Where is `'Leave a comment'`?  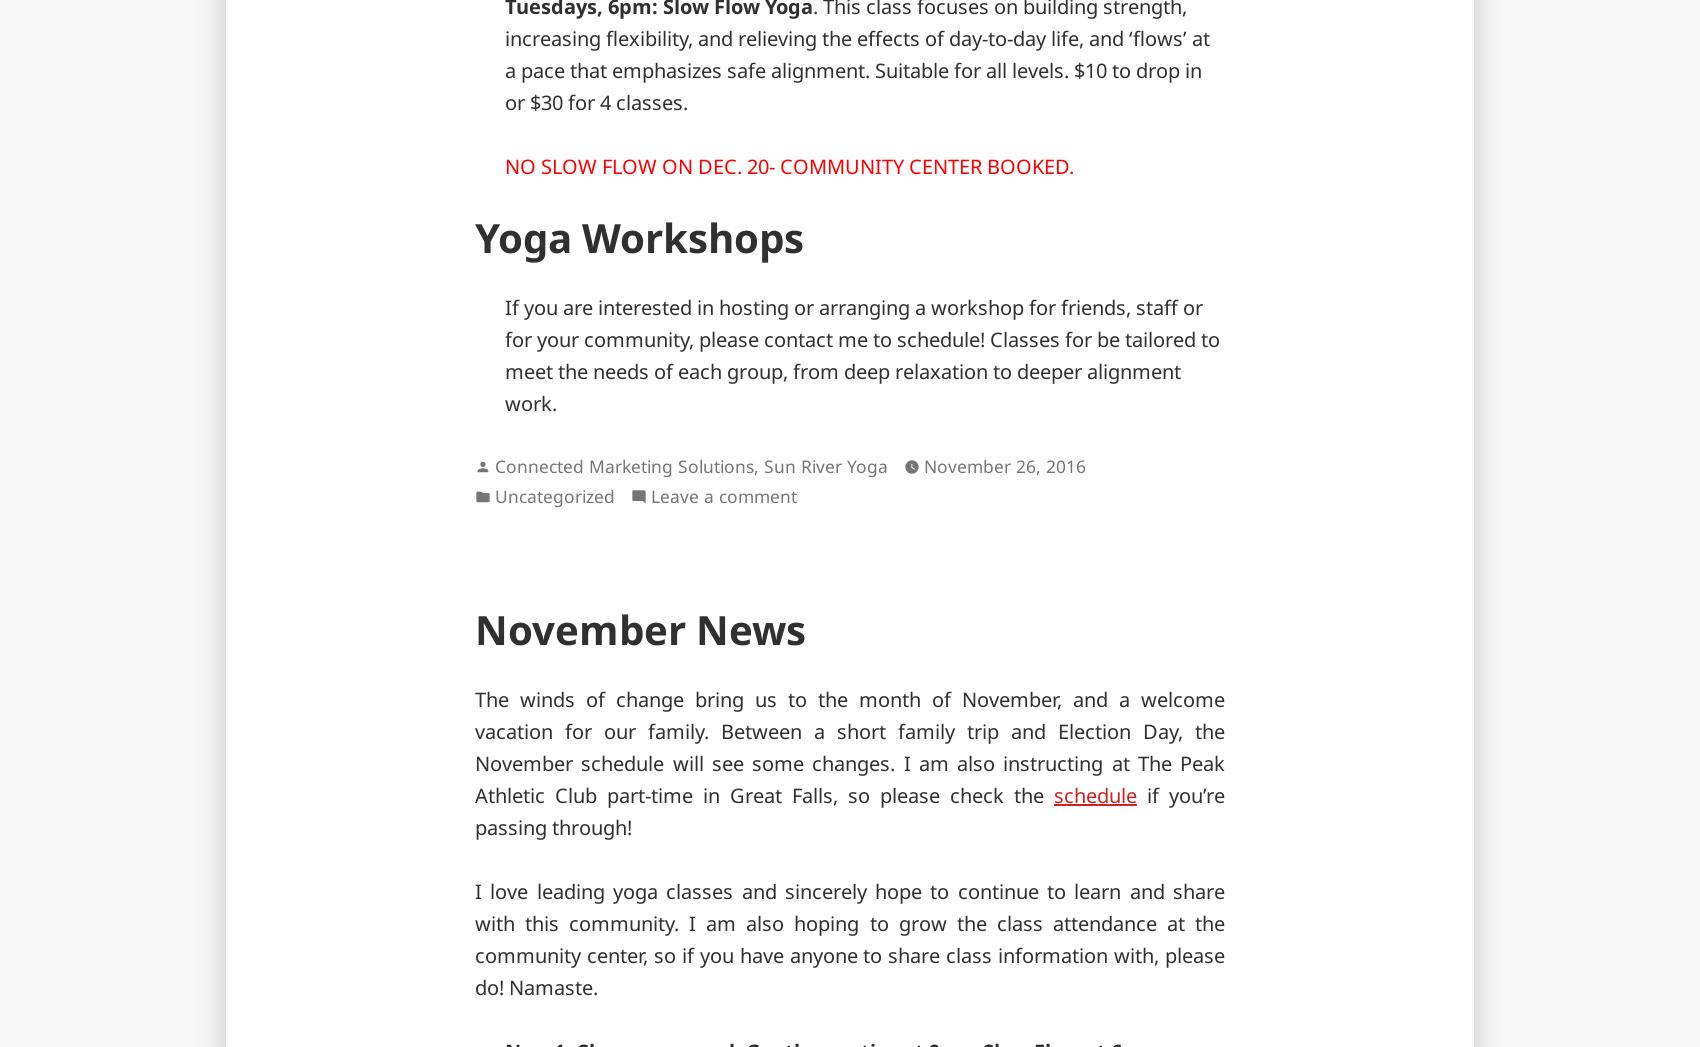
'Leave a comment' is located at coordinates (724, 494).